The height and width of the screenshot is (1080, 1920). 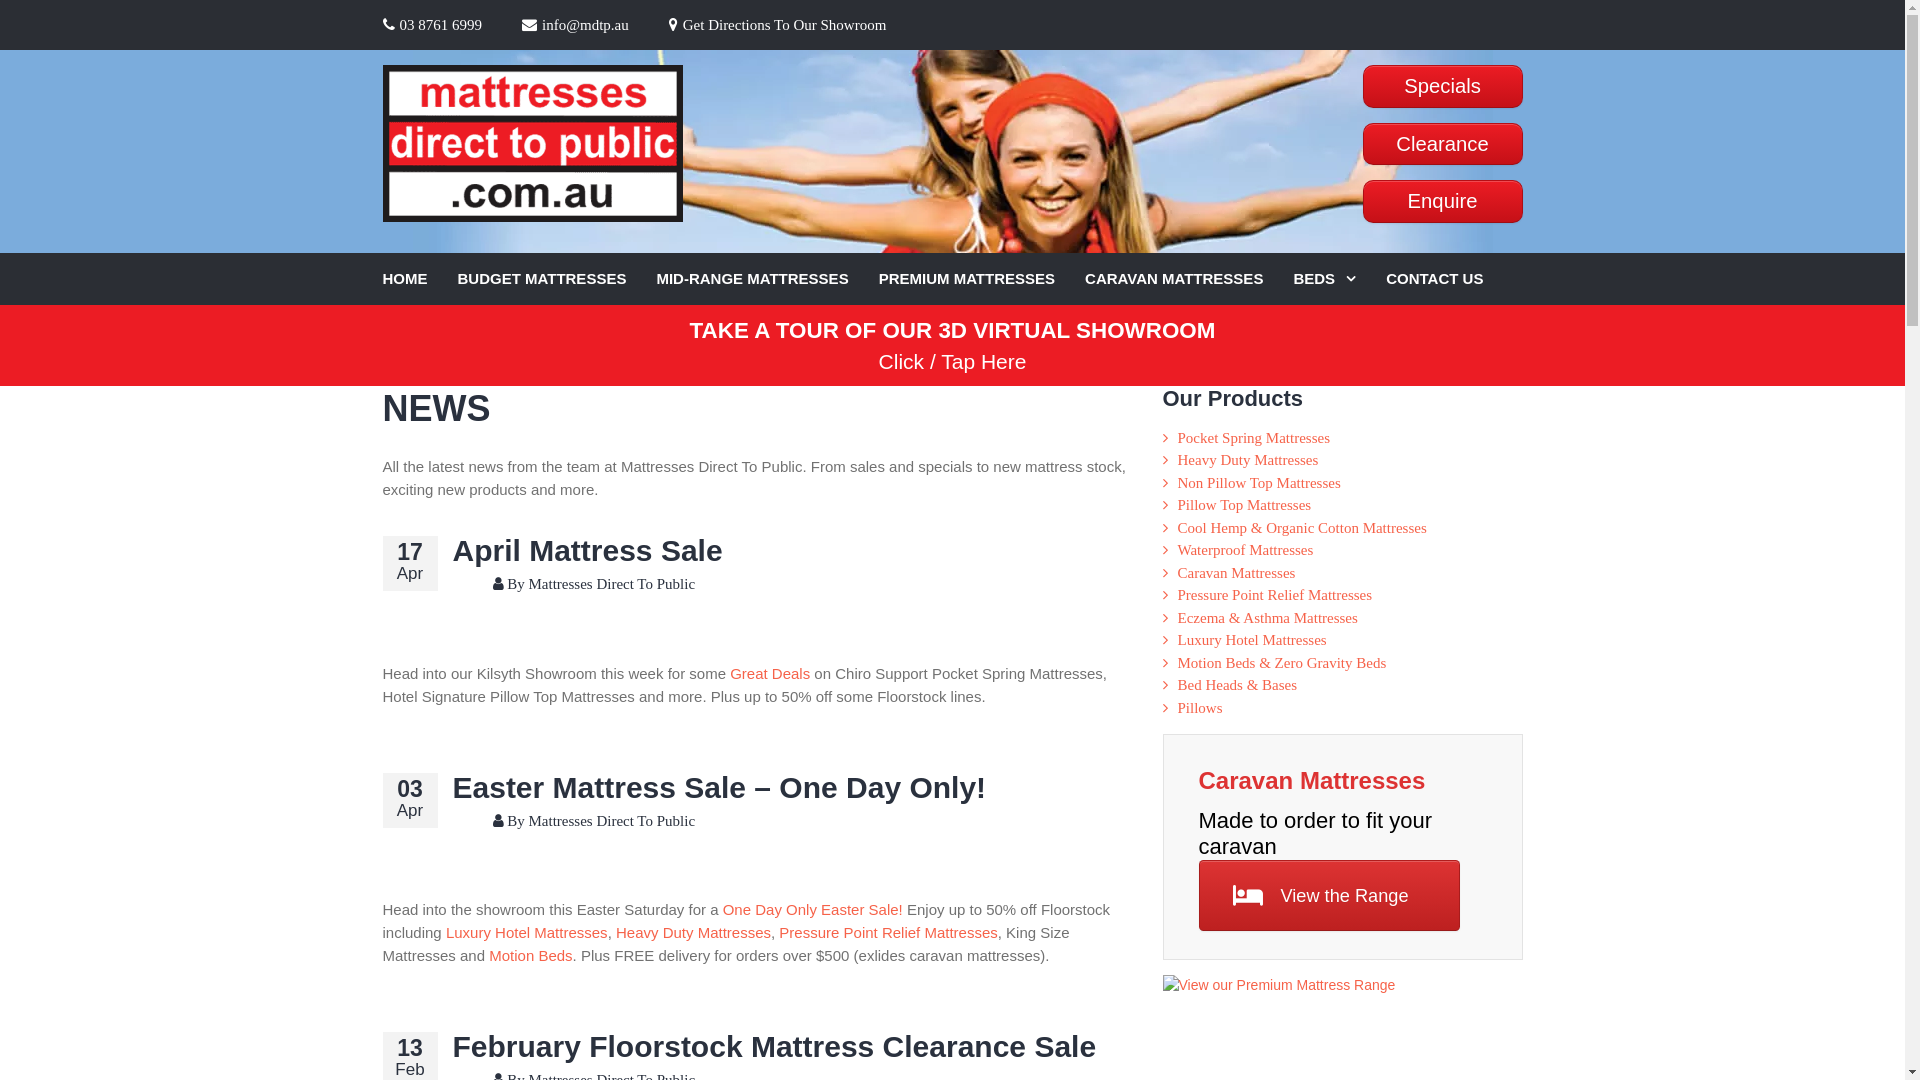 What do you see at coordinates (1247, 459) in the screenshot?
I see `'Heavy Duty Mattresses'` at bounding box center [1247, 459].